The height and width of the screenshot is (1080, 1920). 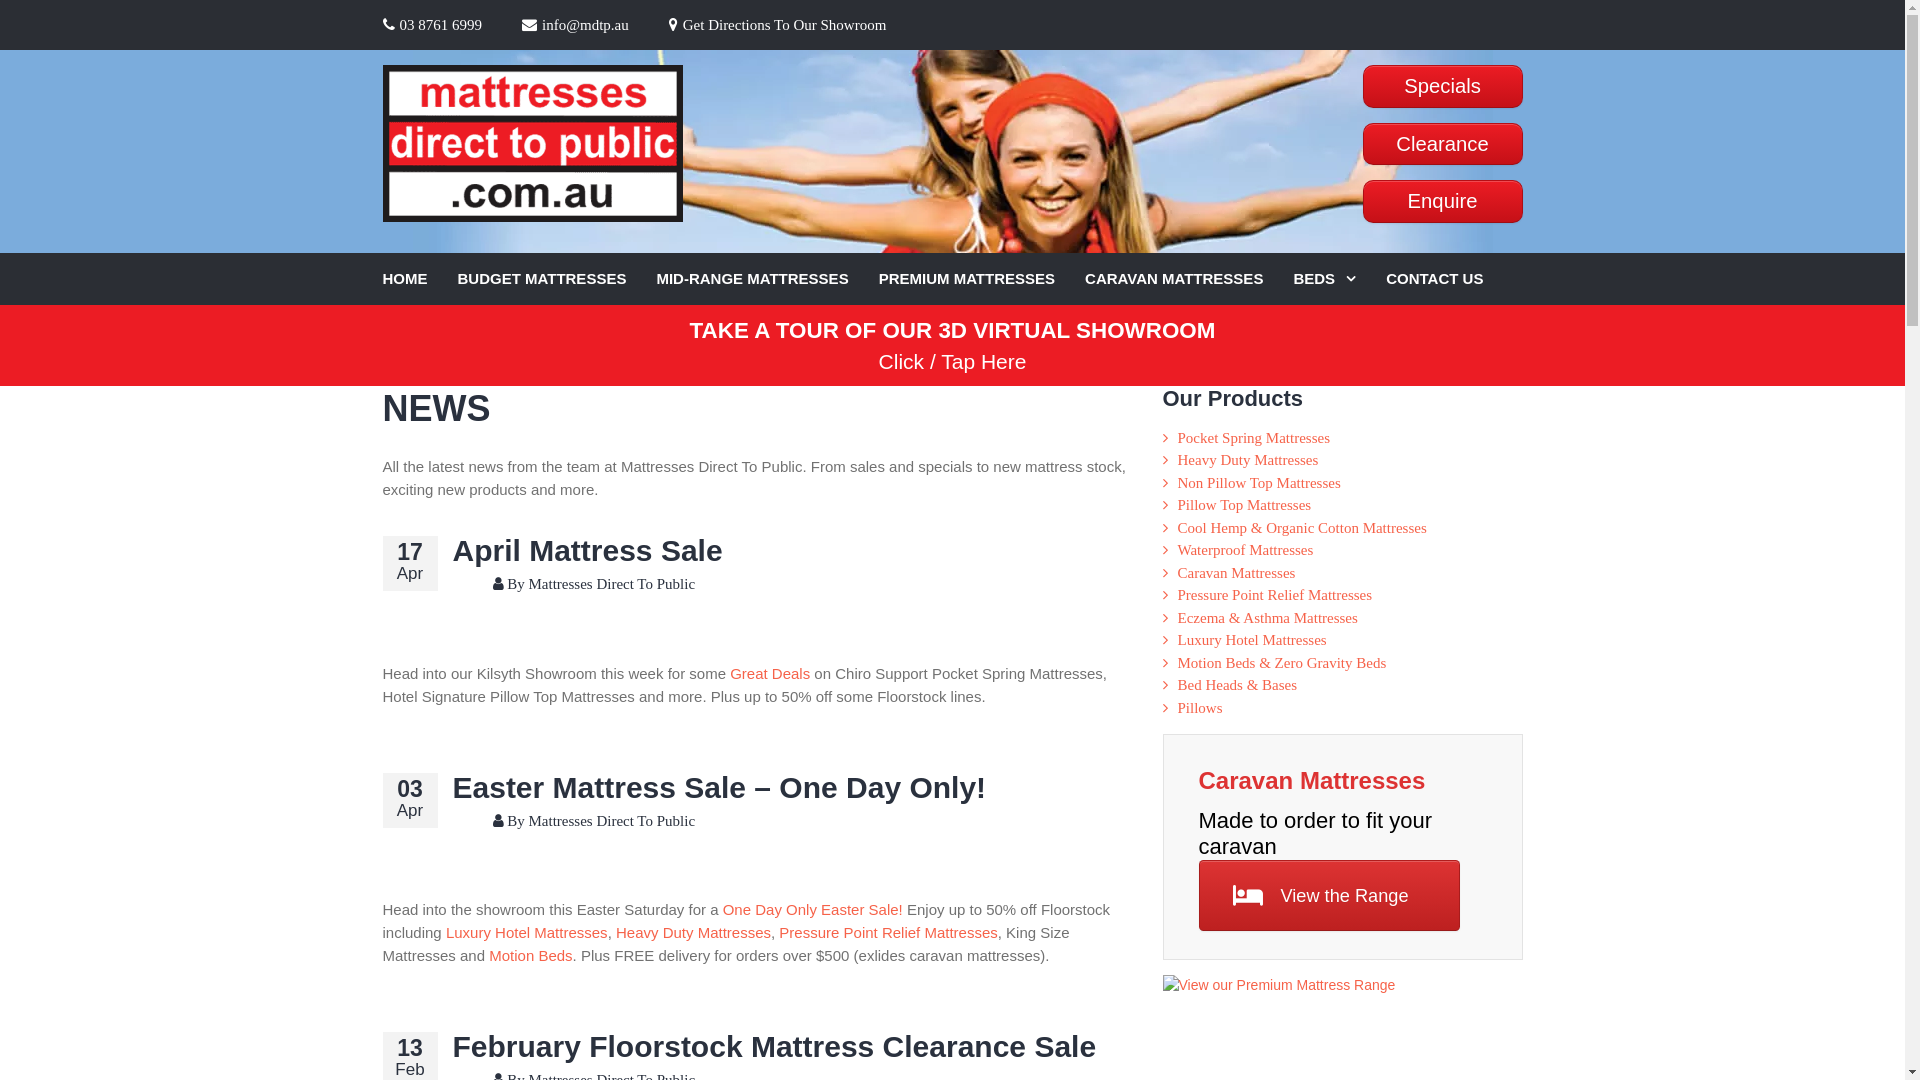 What do you see at coordinates (1247, 459) in the screenshot?
I see `'Heavy Duty Mattresses'` at bounding box center [1247, 459].